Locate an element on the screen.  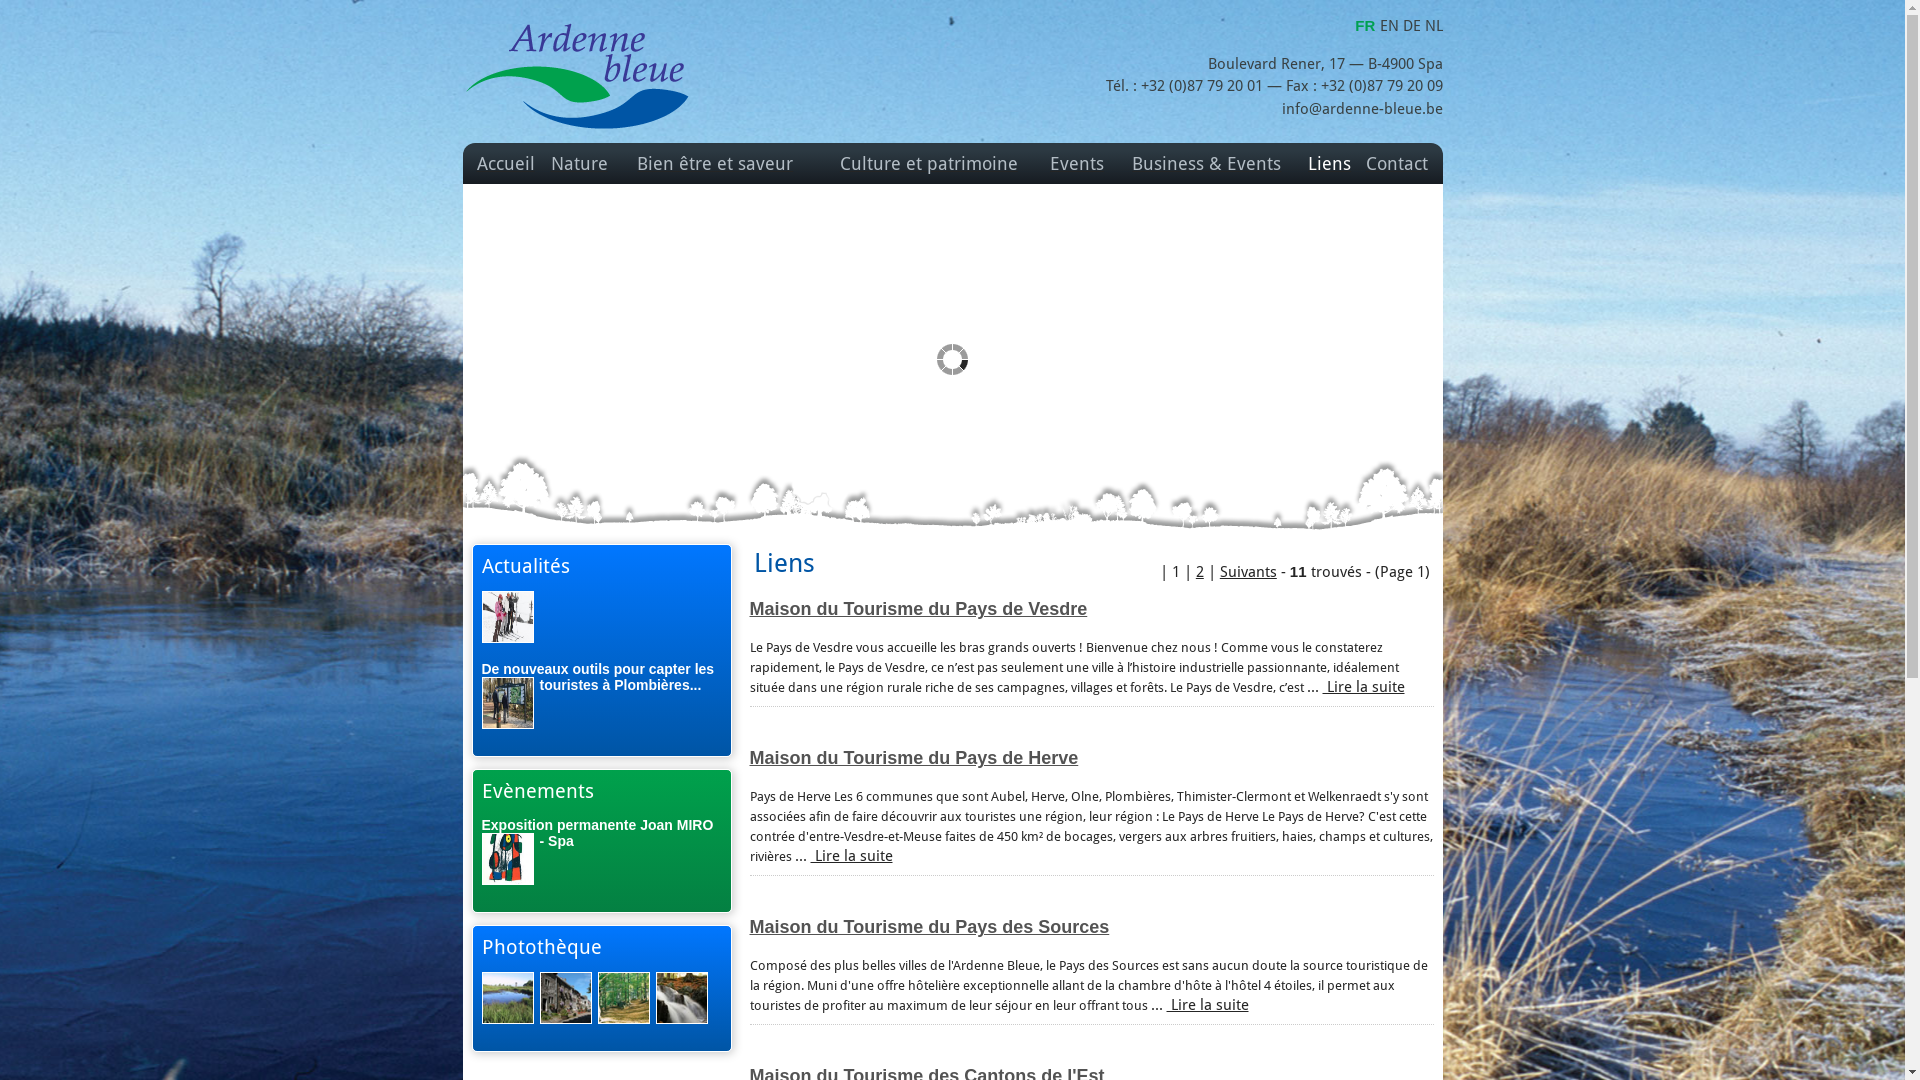
'Maison du Tourisme du Pays de Herve' is located at coordinates (913, 758).